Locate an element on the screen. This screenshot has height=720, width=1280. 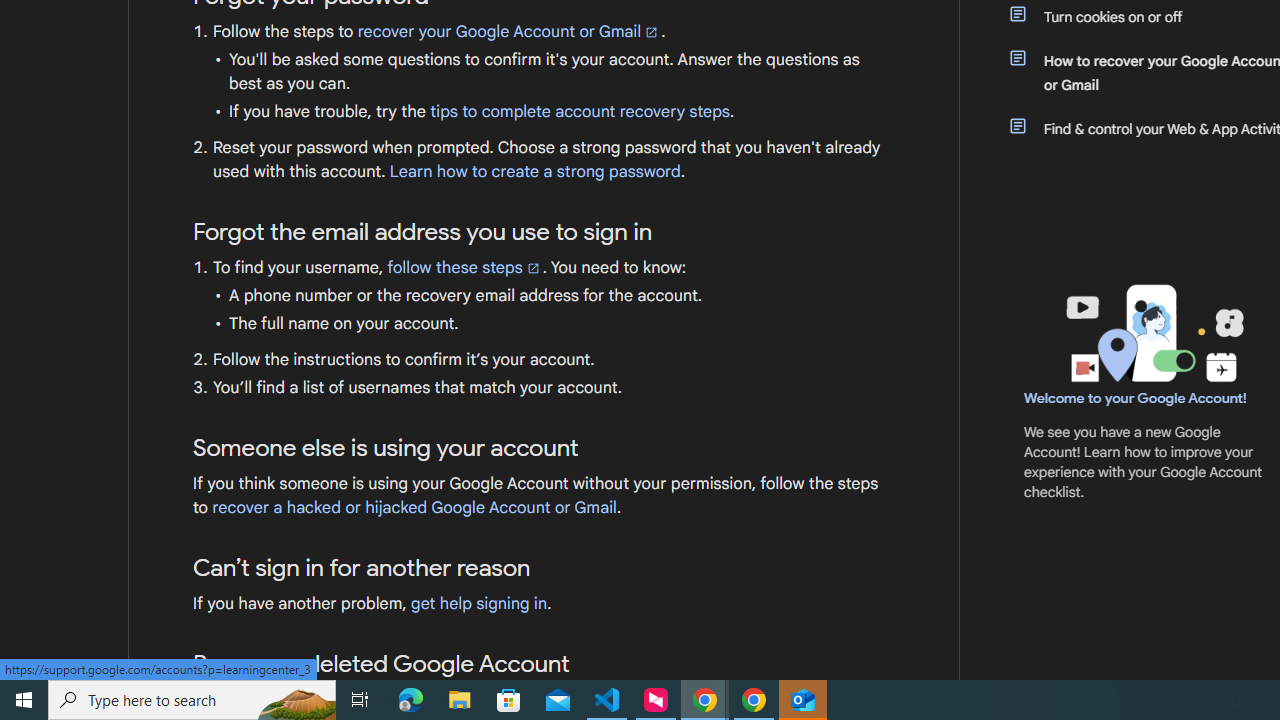
'tips to complete account recovery steps' is located at coordinates (579, 111).